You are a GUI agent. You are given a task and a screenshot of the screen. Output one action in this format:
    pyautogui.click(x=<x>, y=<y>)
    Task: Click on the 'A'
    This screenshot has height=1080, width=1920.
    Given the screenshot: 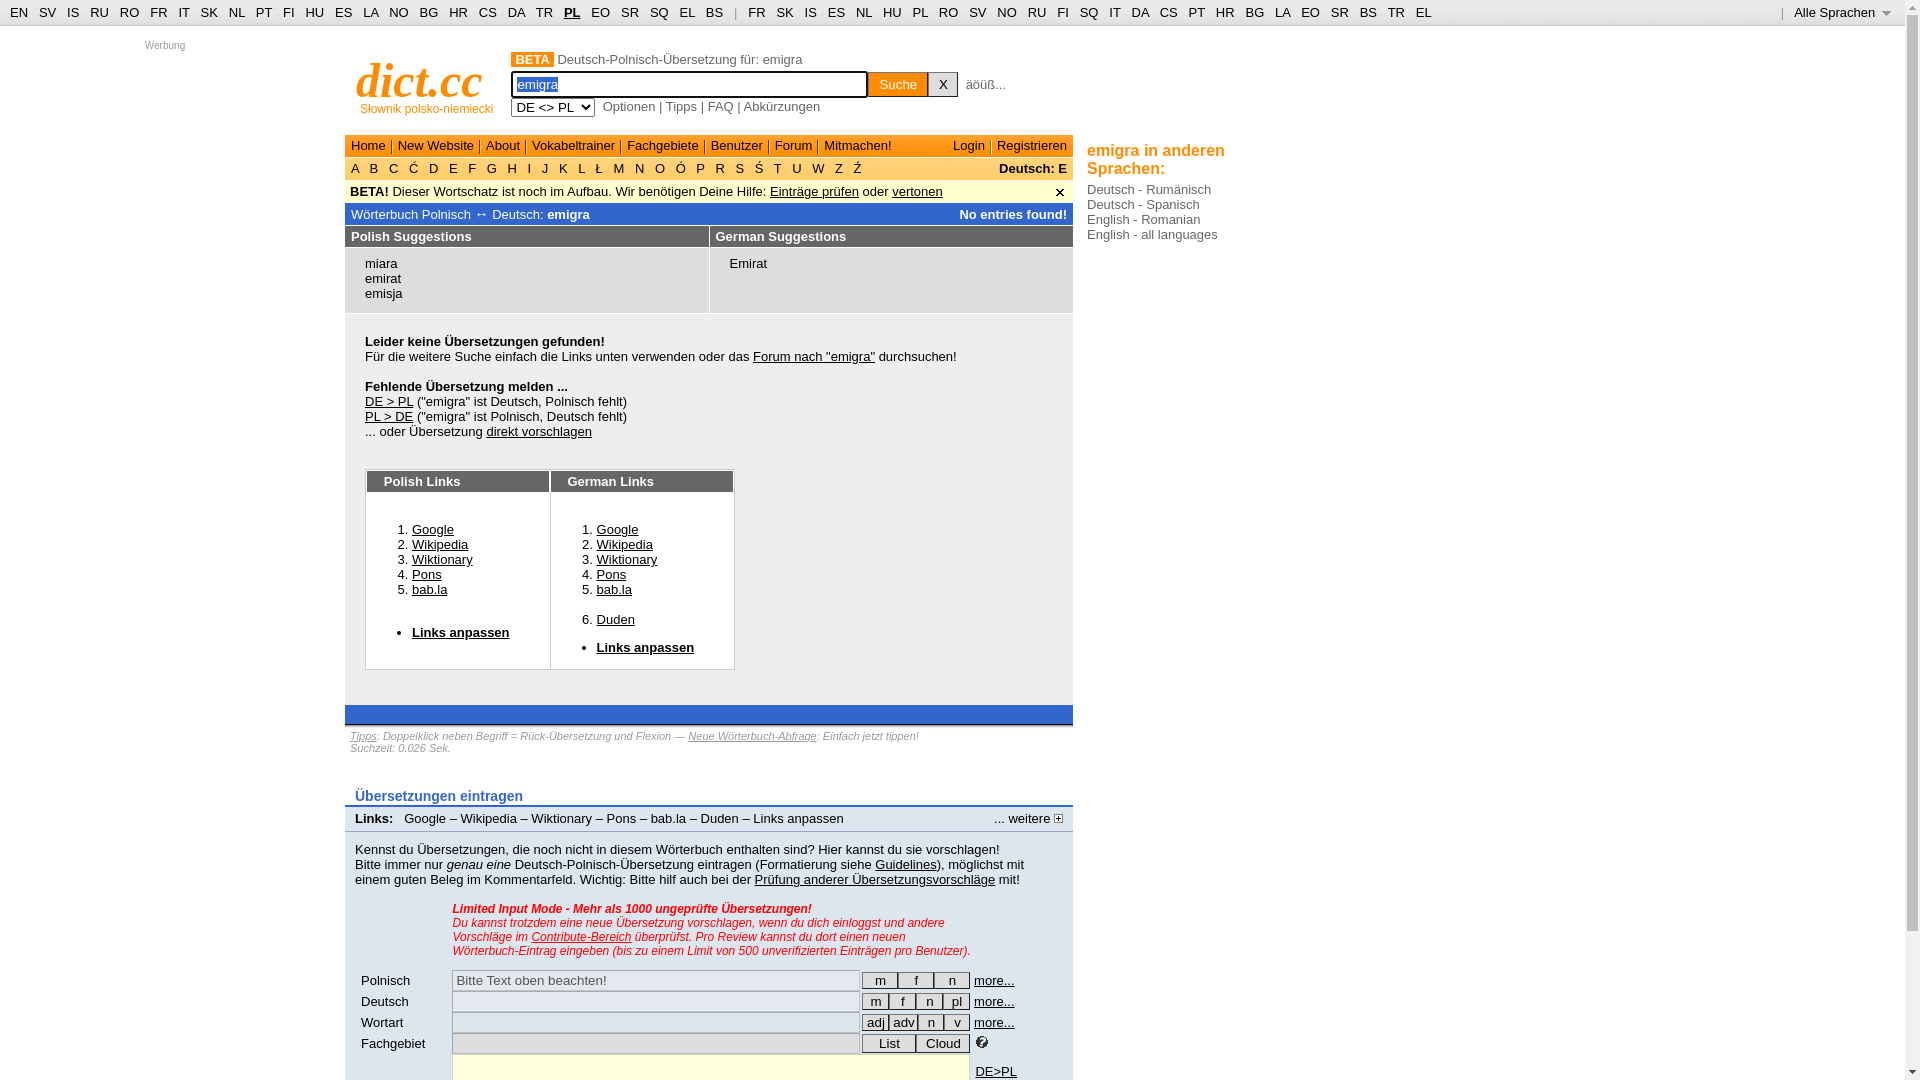 What is the action you would take?
    pyautogui.click(x=356, y=167)
    